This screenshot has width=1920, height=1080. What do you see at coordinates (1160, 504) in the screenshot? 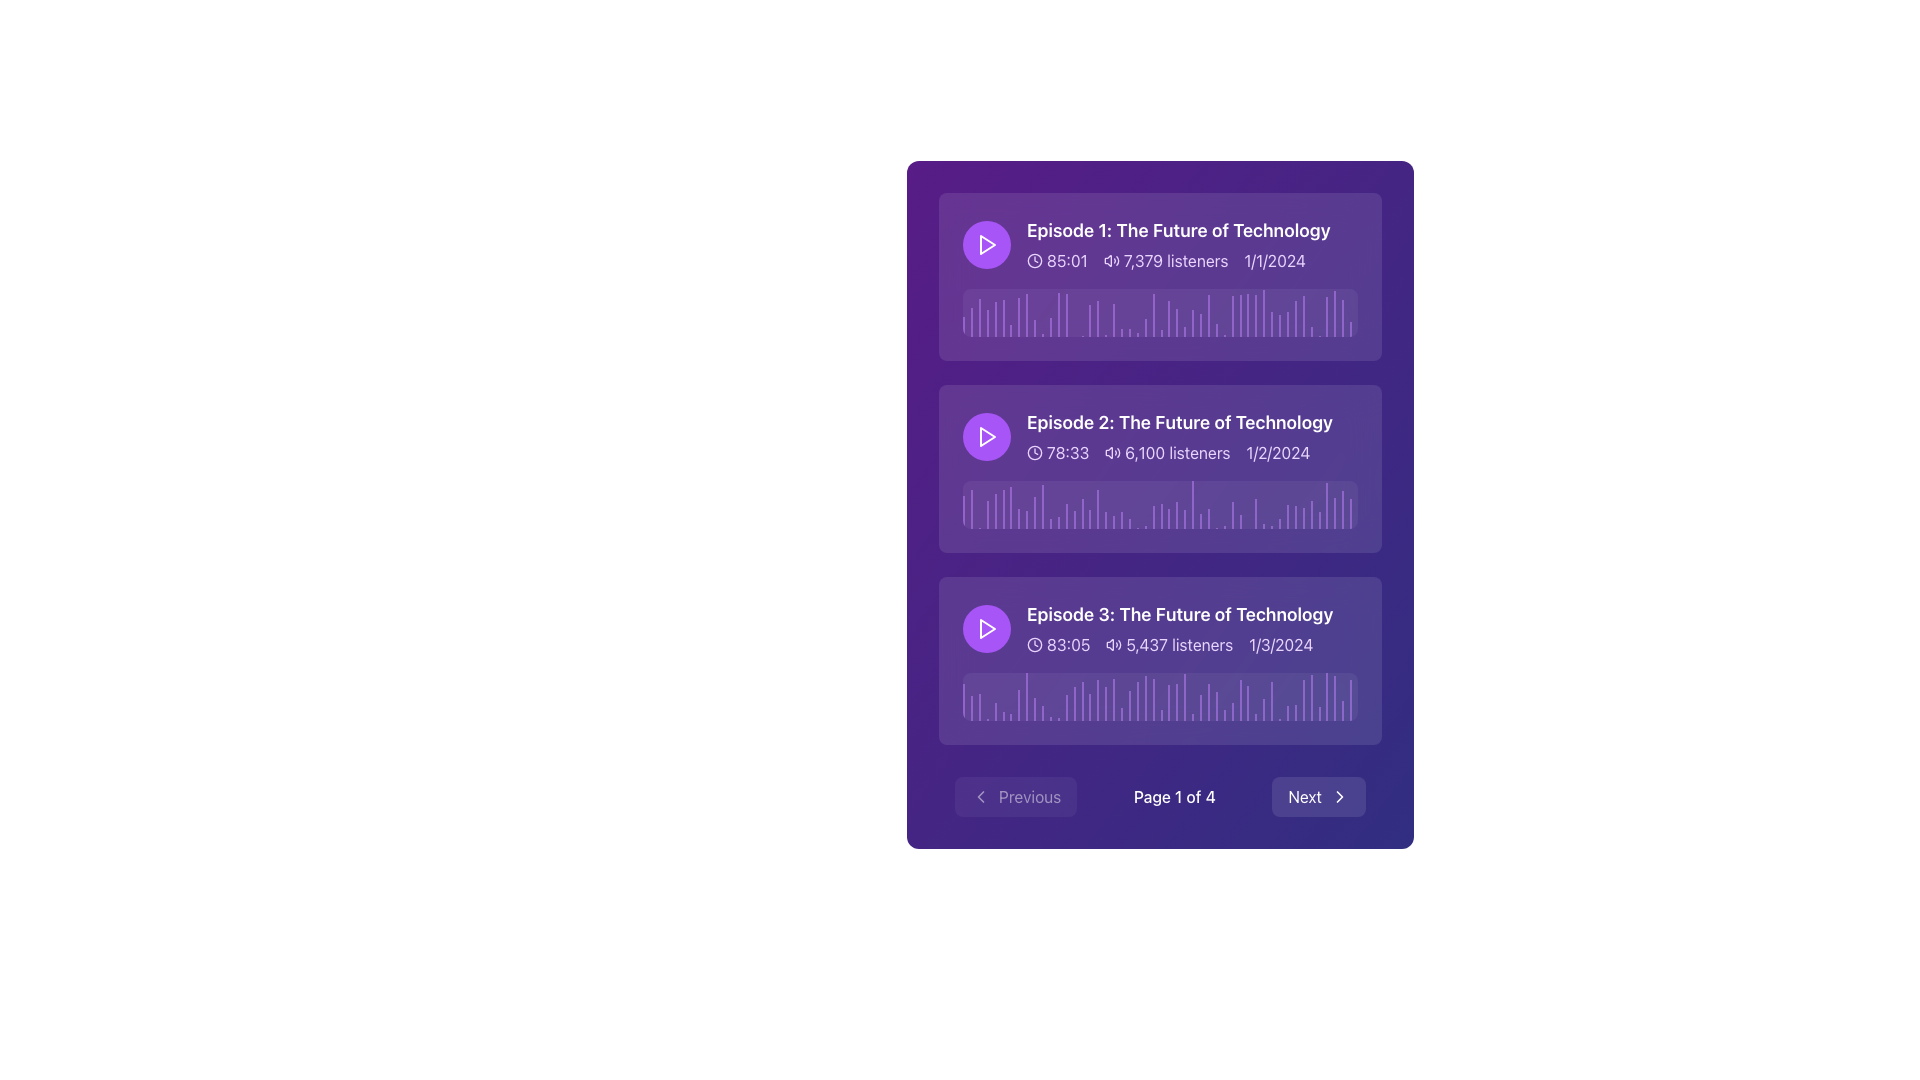
I see `the graphical waveform representation located below the textual details of 'Episode 2: The Future of Technology'` at bounding box center [1160, 504].